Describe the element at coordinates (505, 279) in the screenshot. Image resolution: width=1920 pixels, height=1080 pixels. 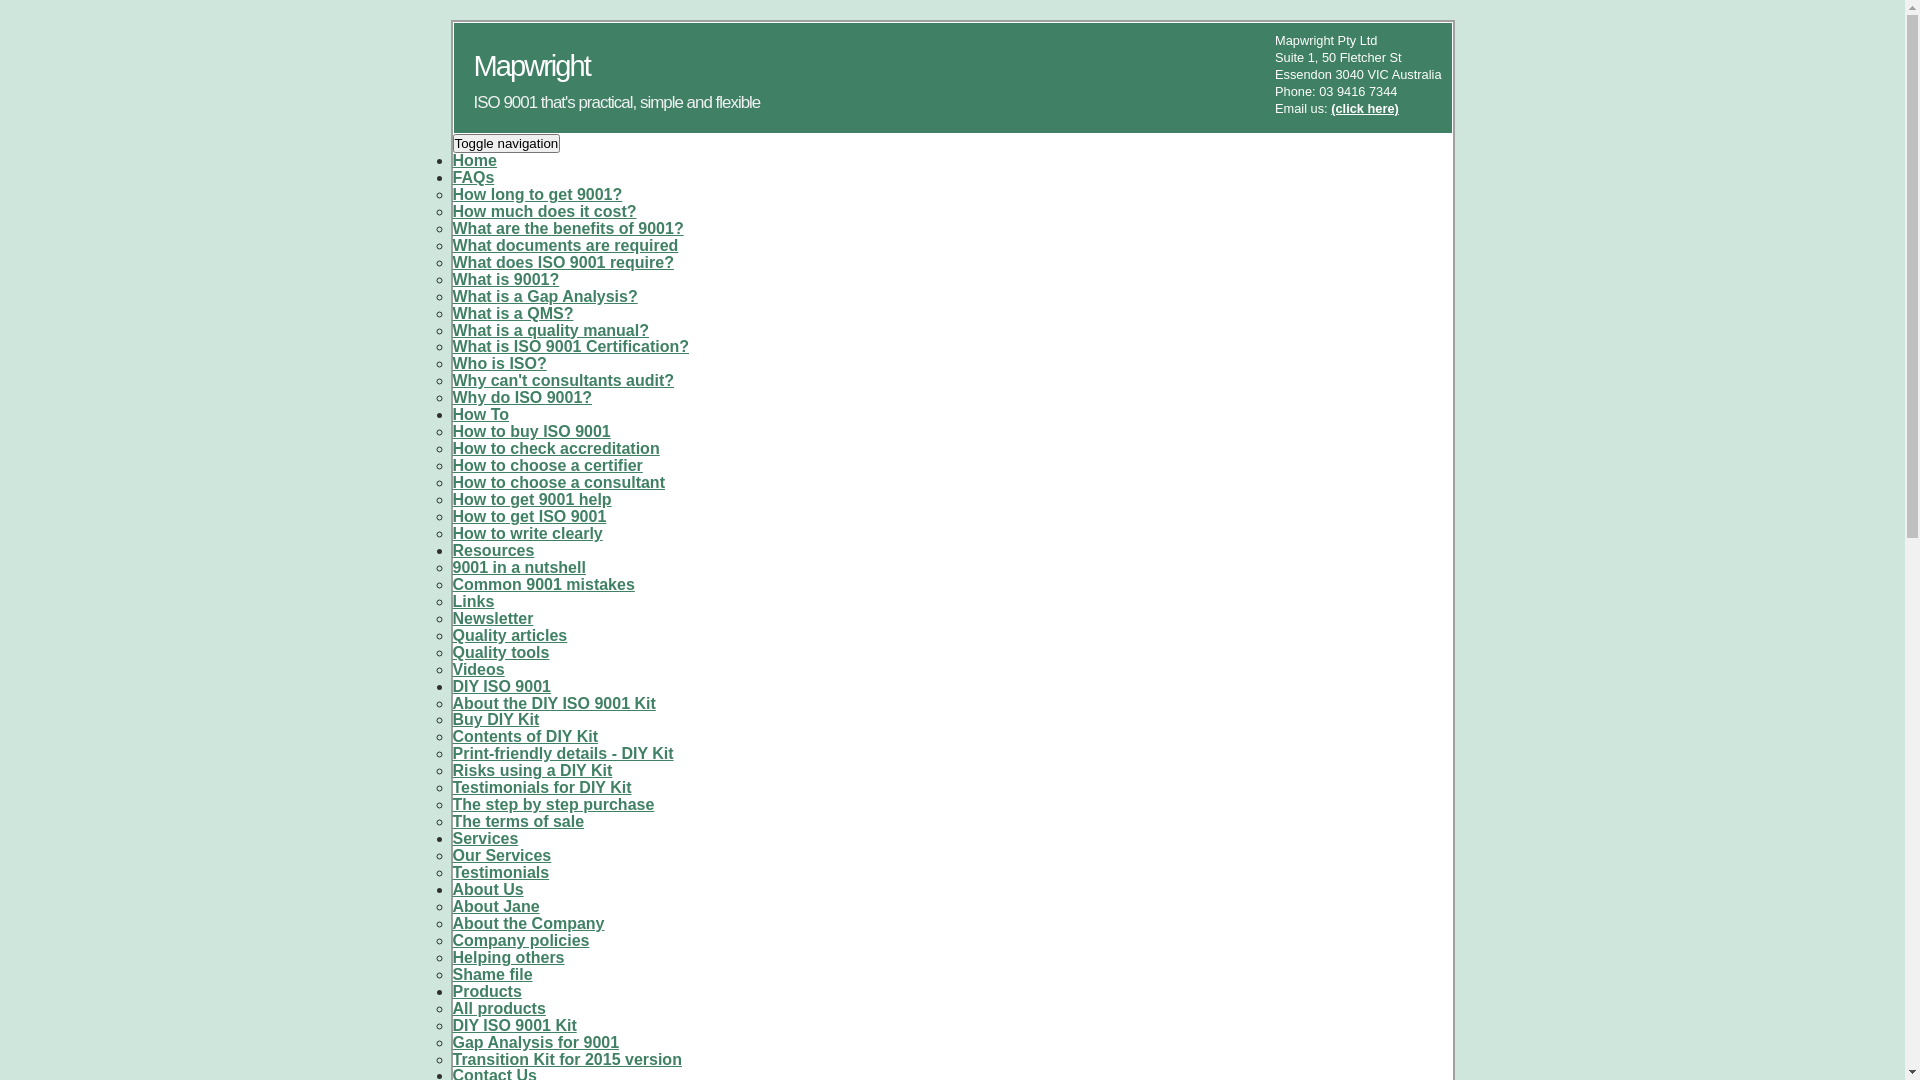
I see `'What is 9001?'` at that location.